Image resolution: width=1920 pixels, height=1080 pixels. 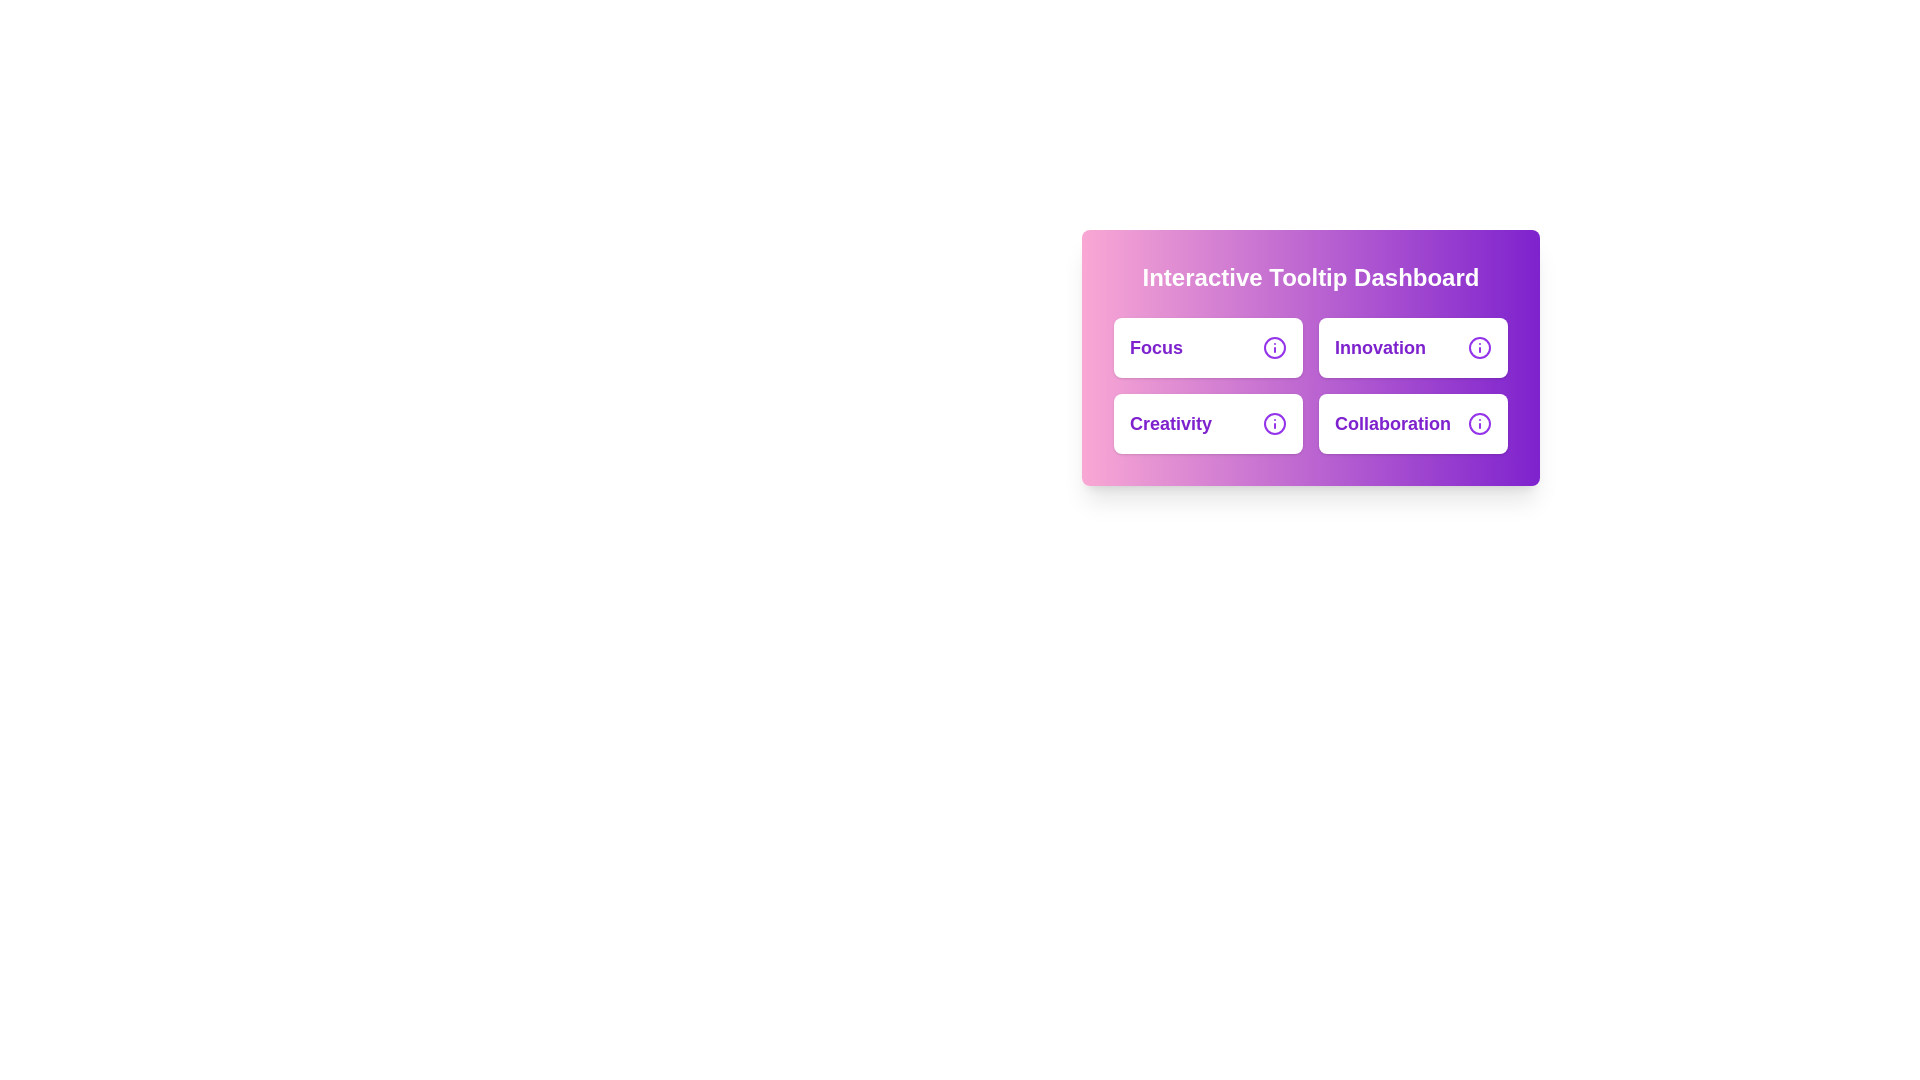 What do you see at coordinates (1274, 346) in the screenshot?
I see `the outlined circular icon with a soft purple fill and a centered white dot, located next to the 'Focus' label` at bounding box center [1274, 346].